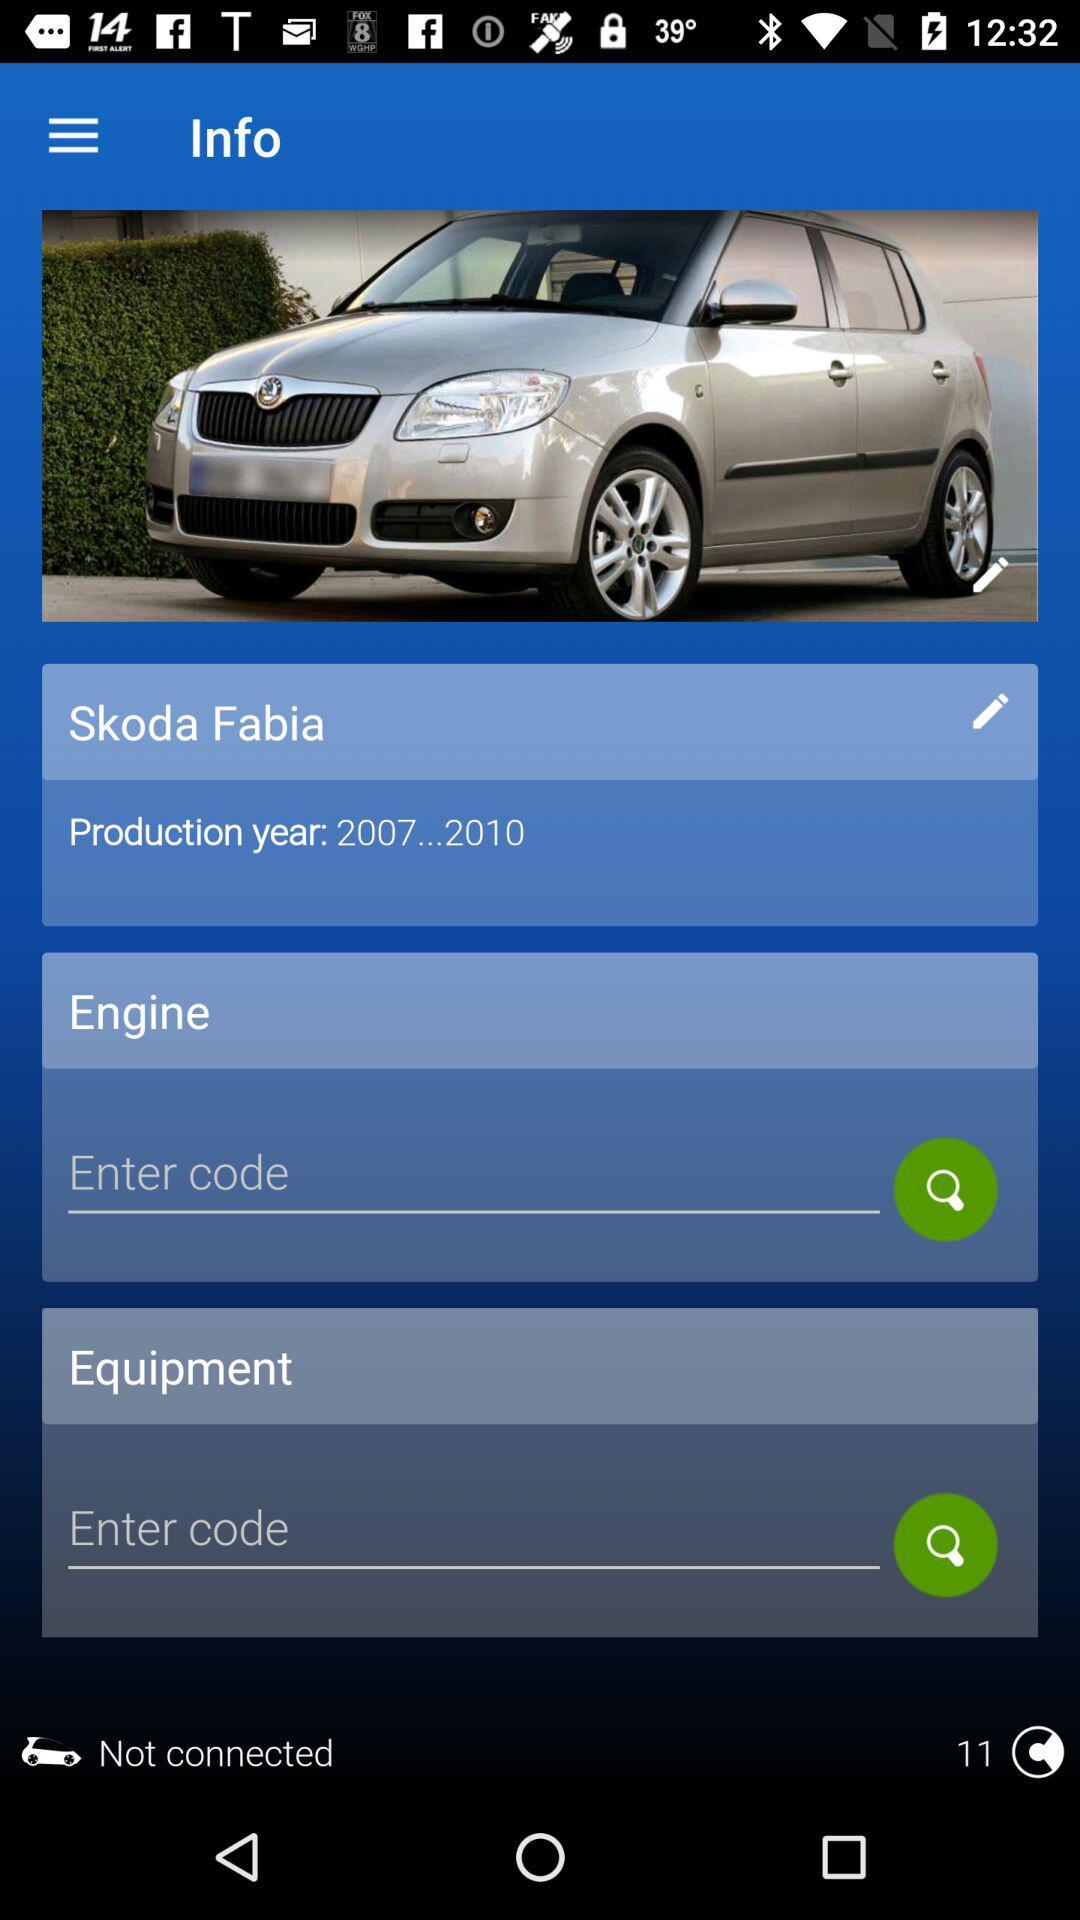 This screenshot has height=1920, width=1080. Describe the element at coordinates (945, 1544) in the screenshot. I see `search` at that location.